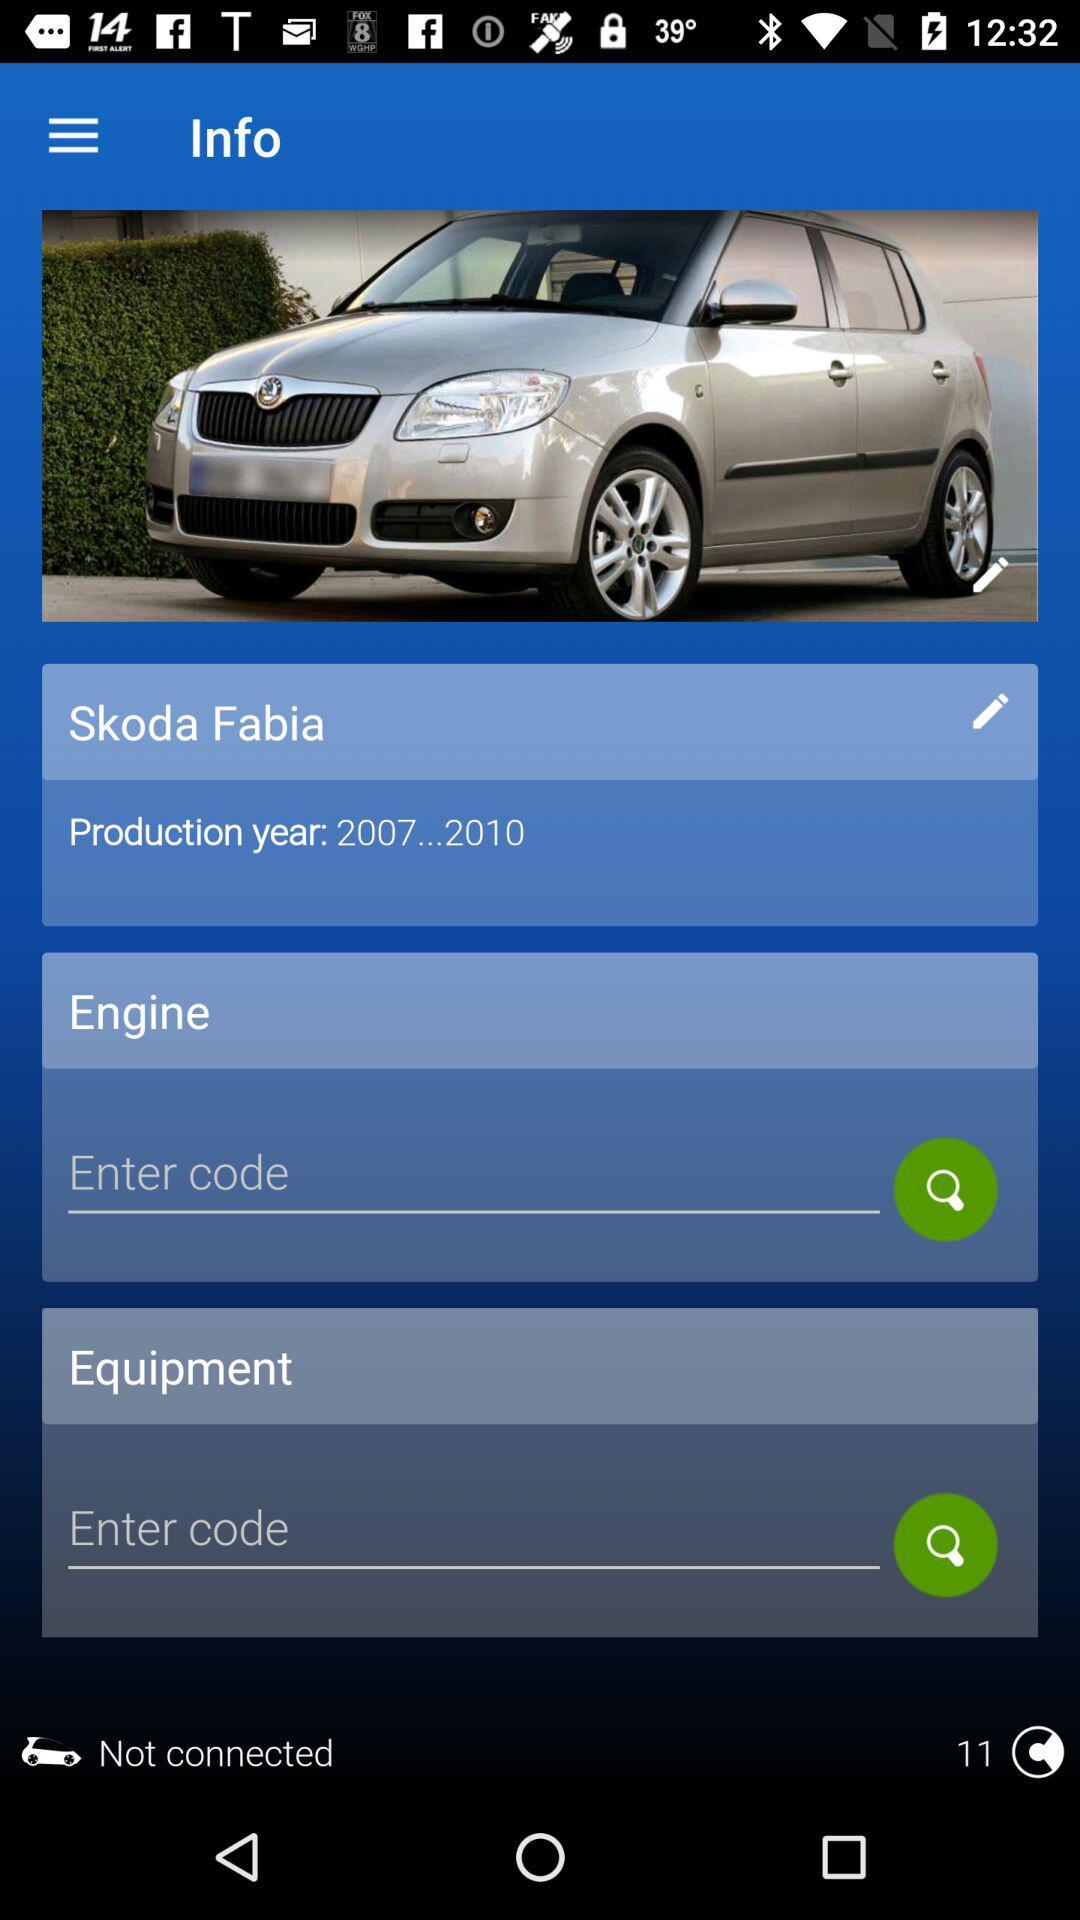 This screenshot has height=1920, width=1080. Describe the element at coordinates (945, 1544) in the screenshot. I see `search` at that location.